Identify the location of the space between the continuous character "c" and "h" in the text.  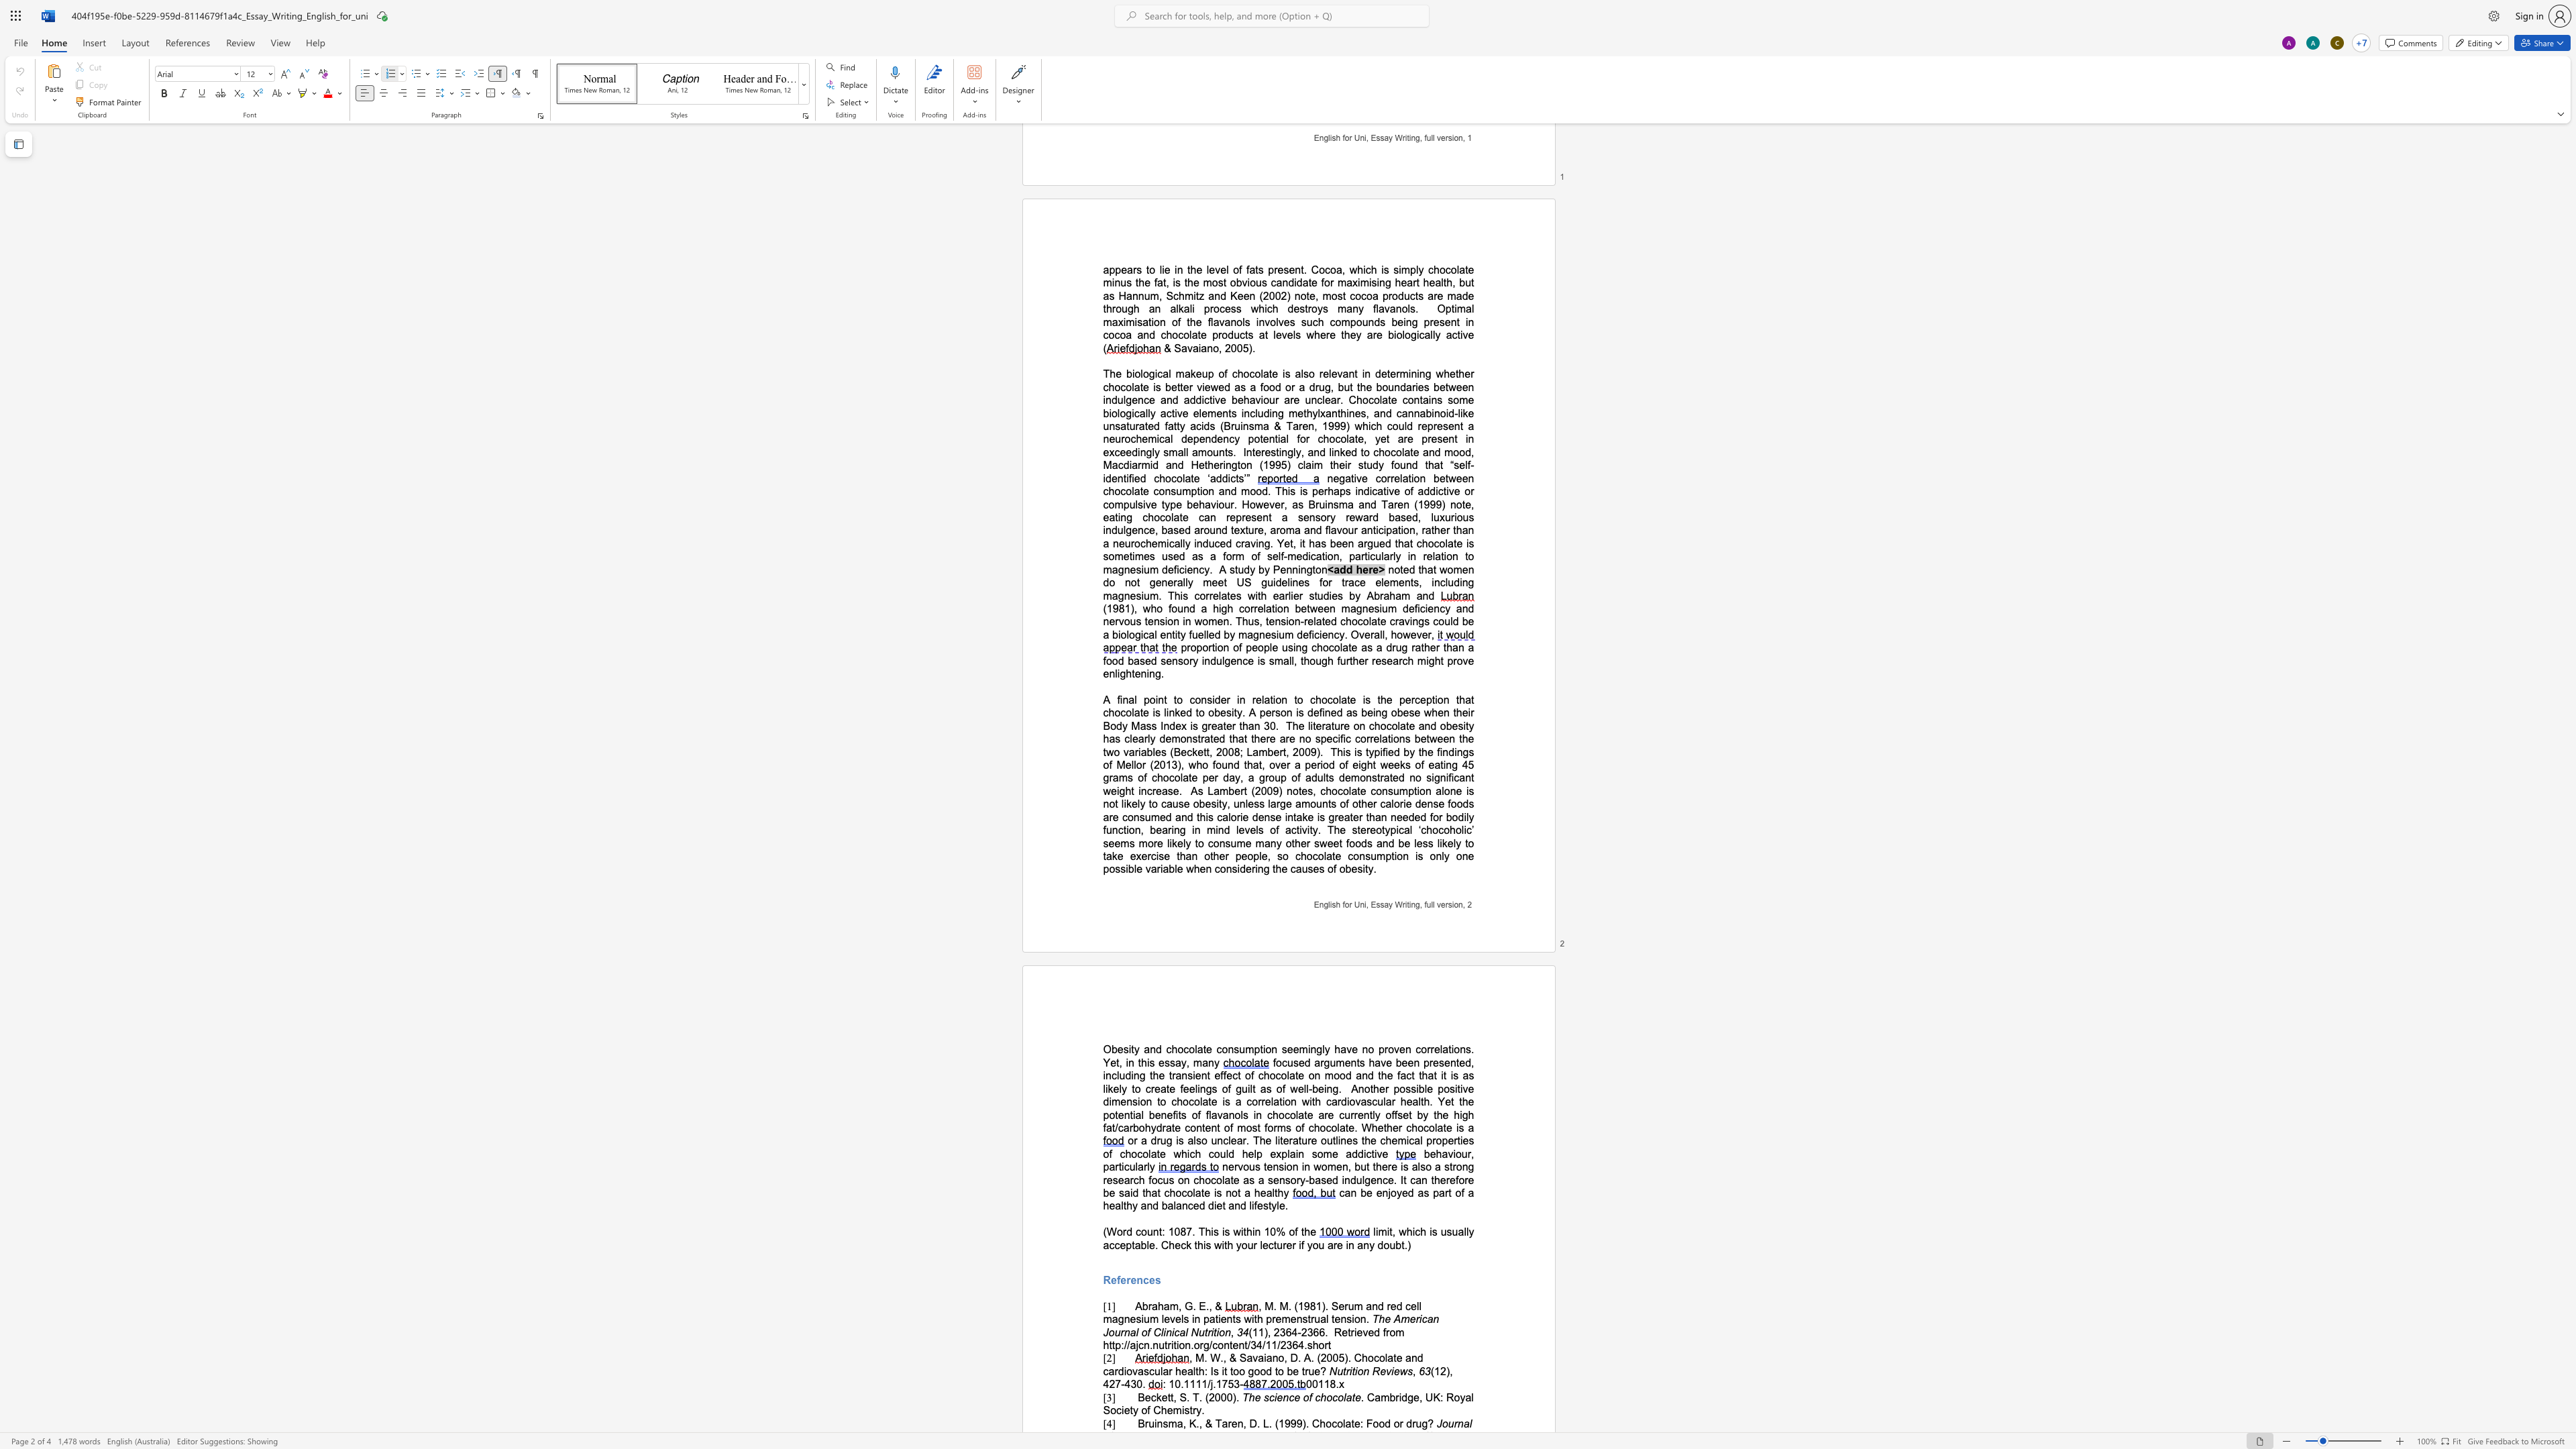
(1320, 1397).